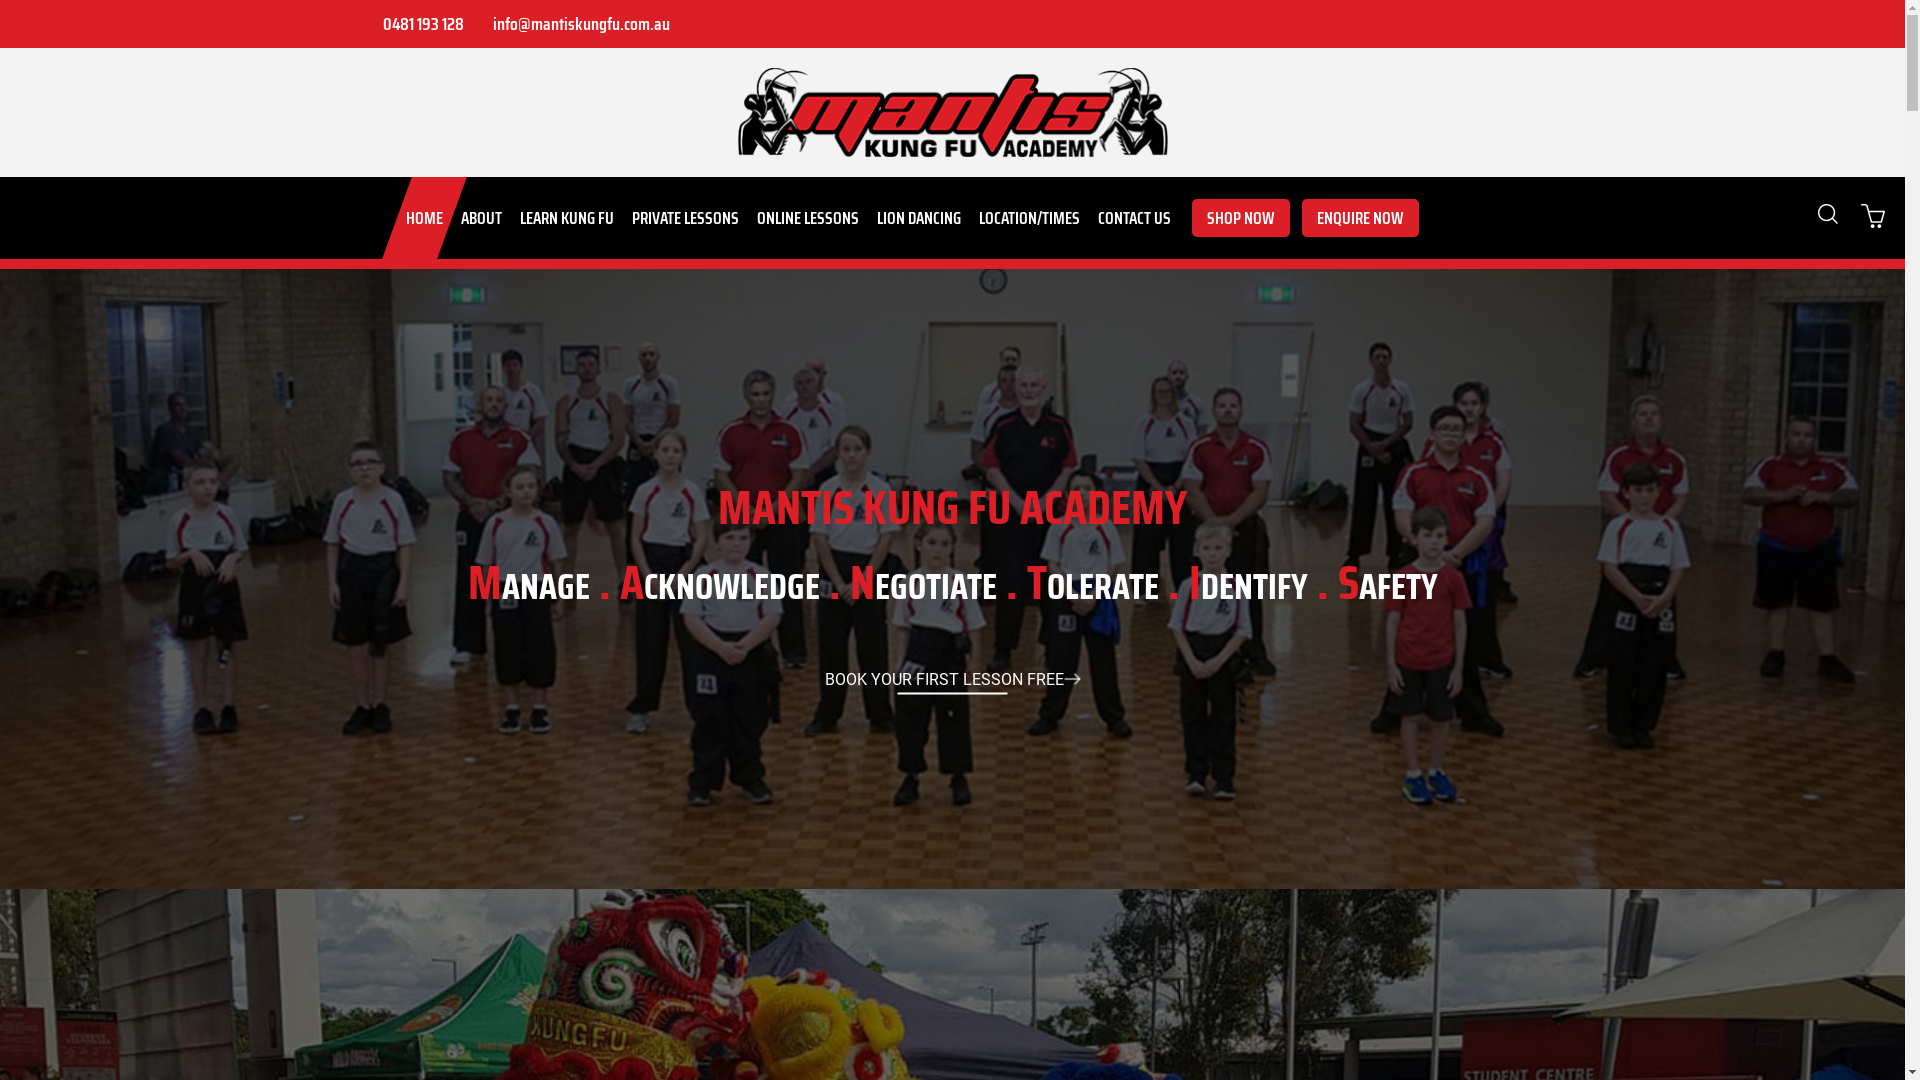 This screenshot has height=1080, width=1920. I want to click on 'LOCATION/TIMES', so click(1029, 218).